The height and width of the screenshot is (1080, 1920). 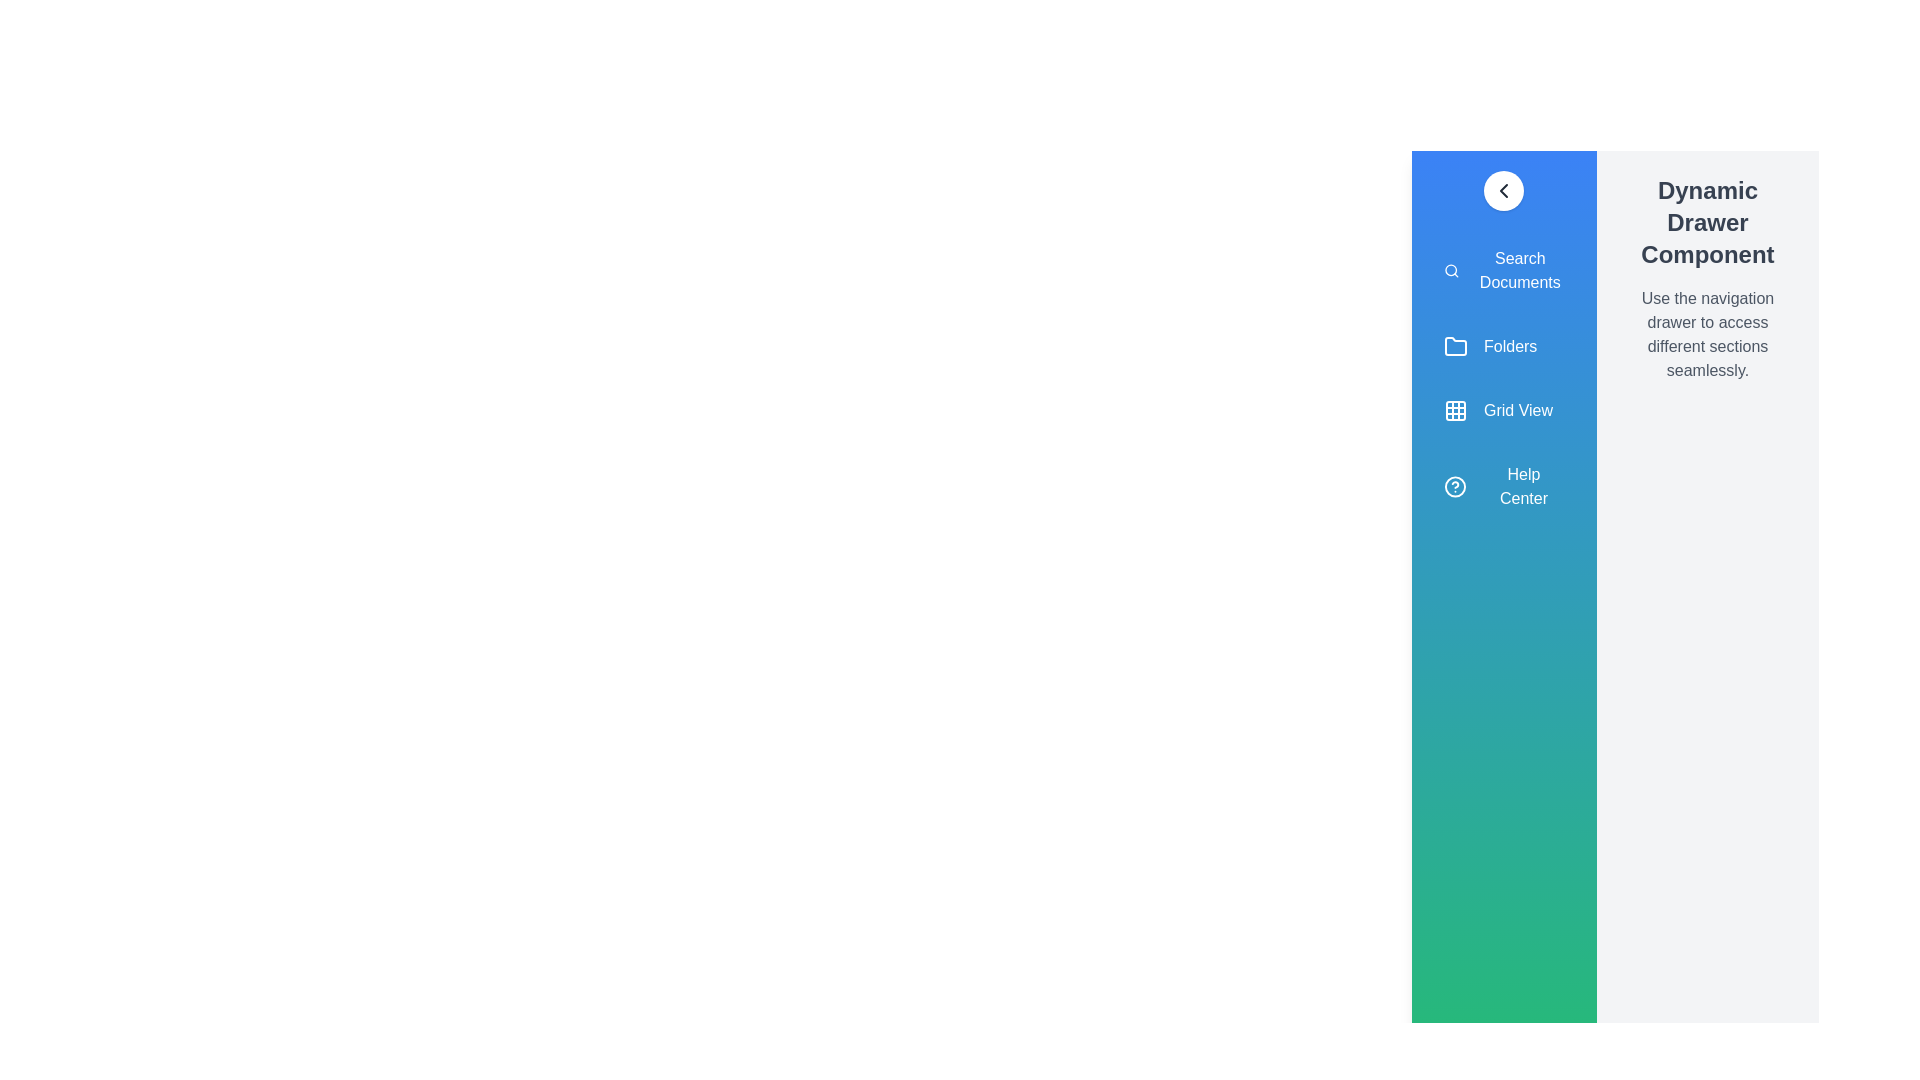 I want to click on the menu item Search Documents, so click(x=1503, y=270).